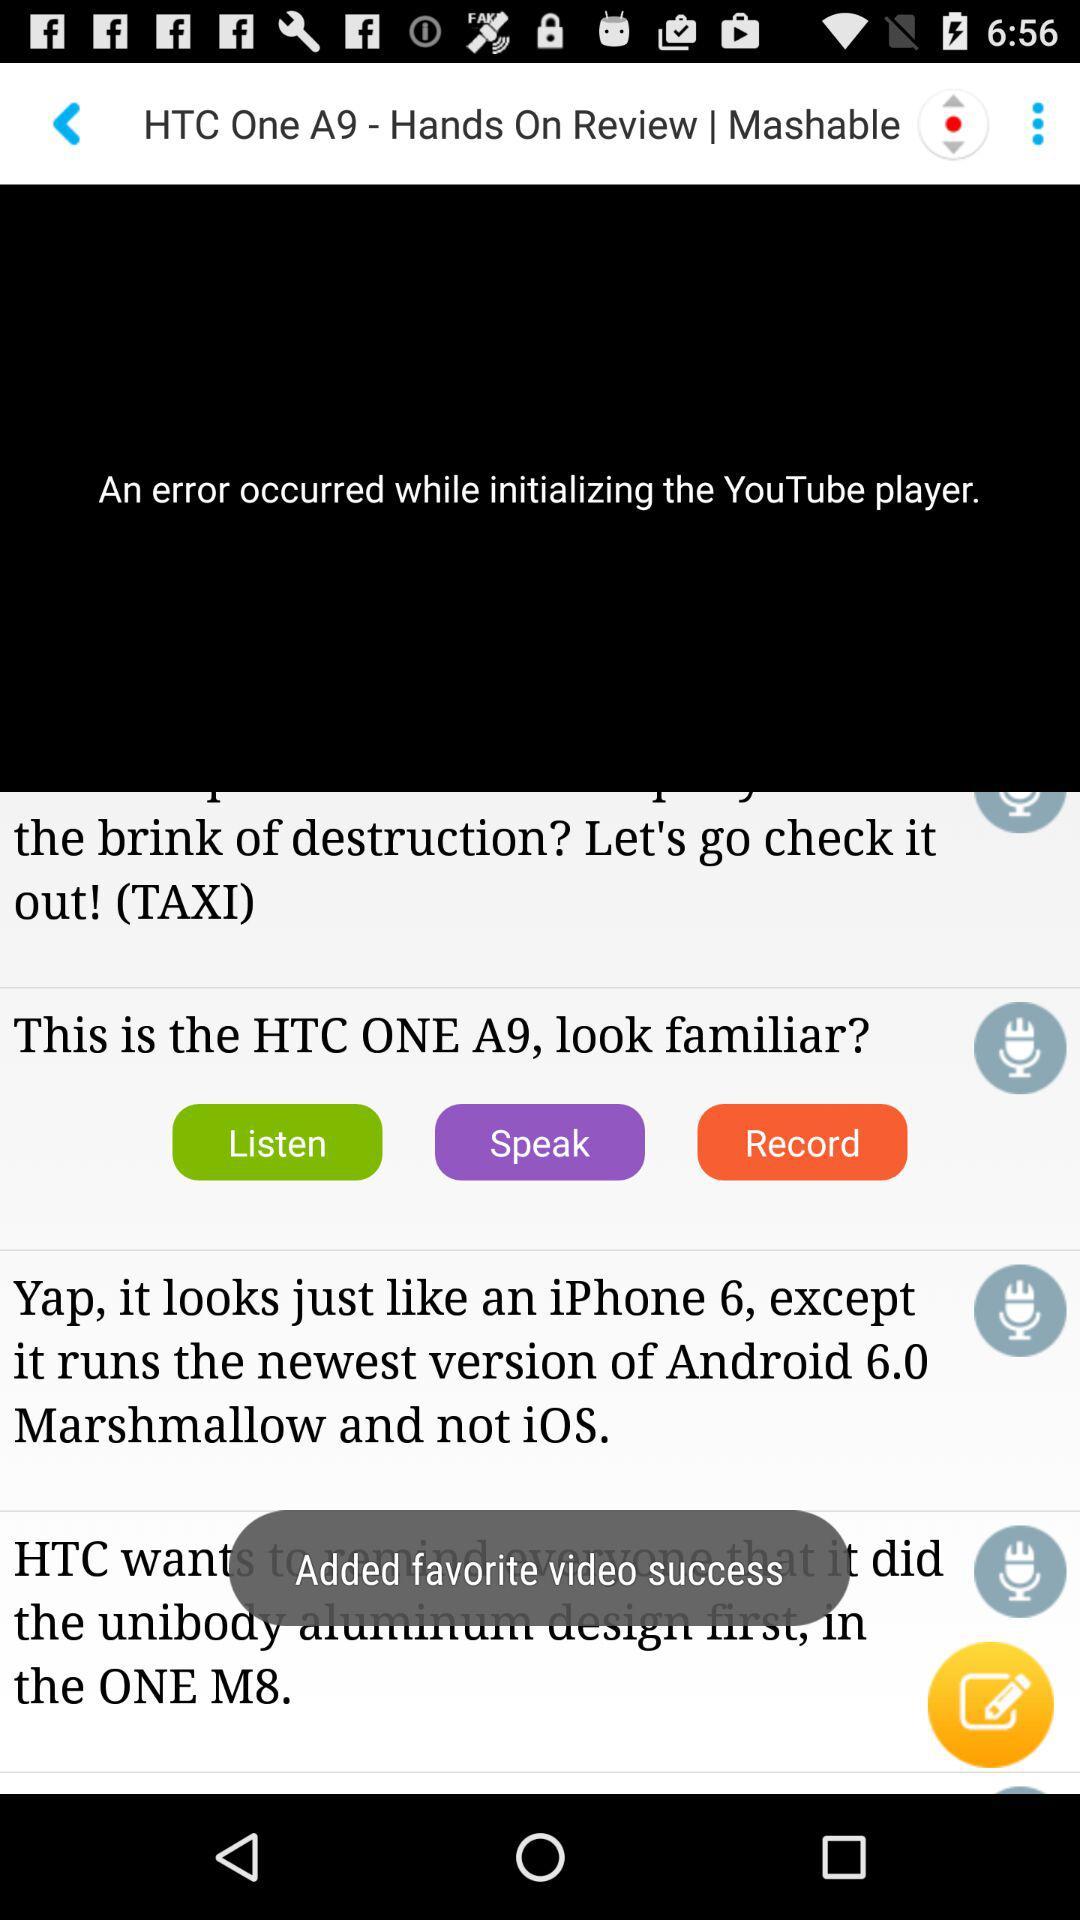 Image resolution: width=1080 pixels, height=1920 pixels. What do you see at coordinates (990, 1824) in the screenshot?
I see `the edit icon` at bounding box center [990, 1824].